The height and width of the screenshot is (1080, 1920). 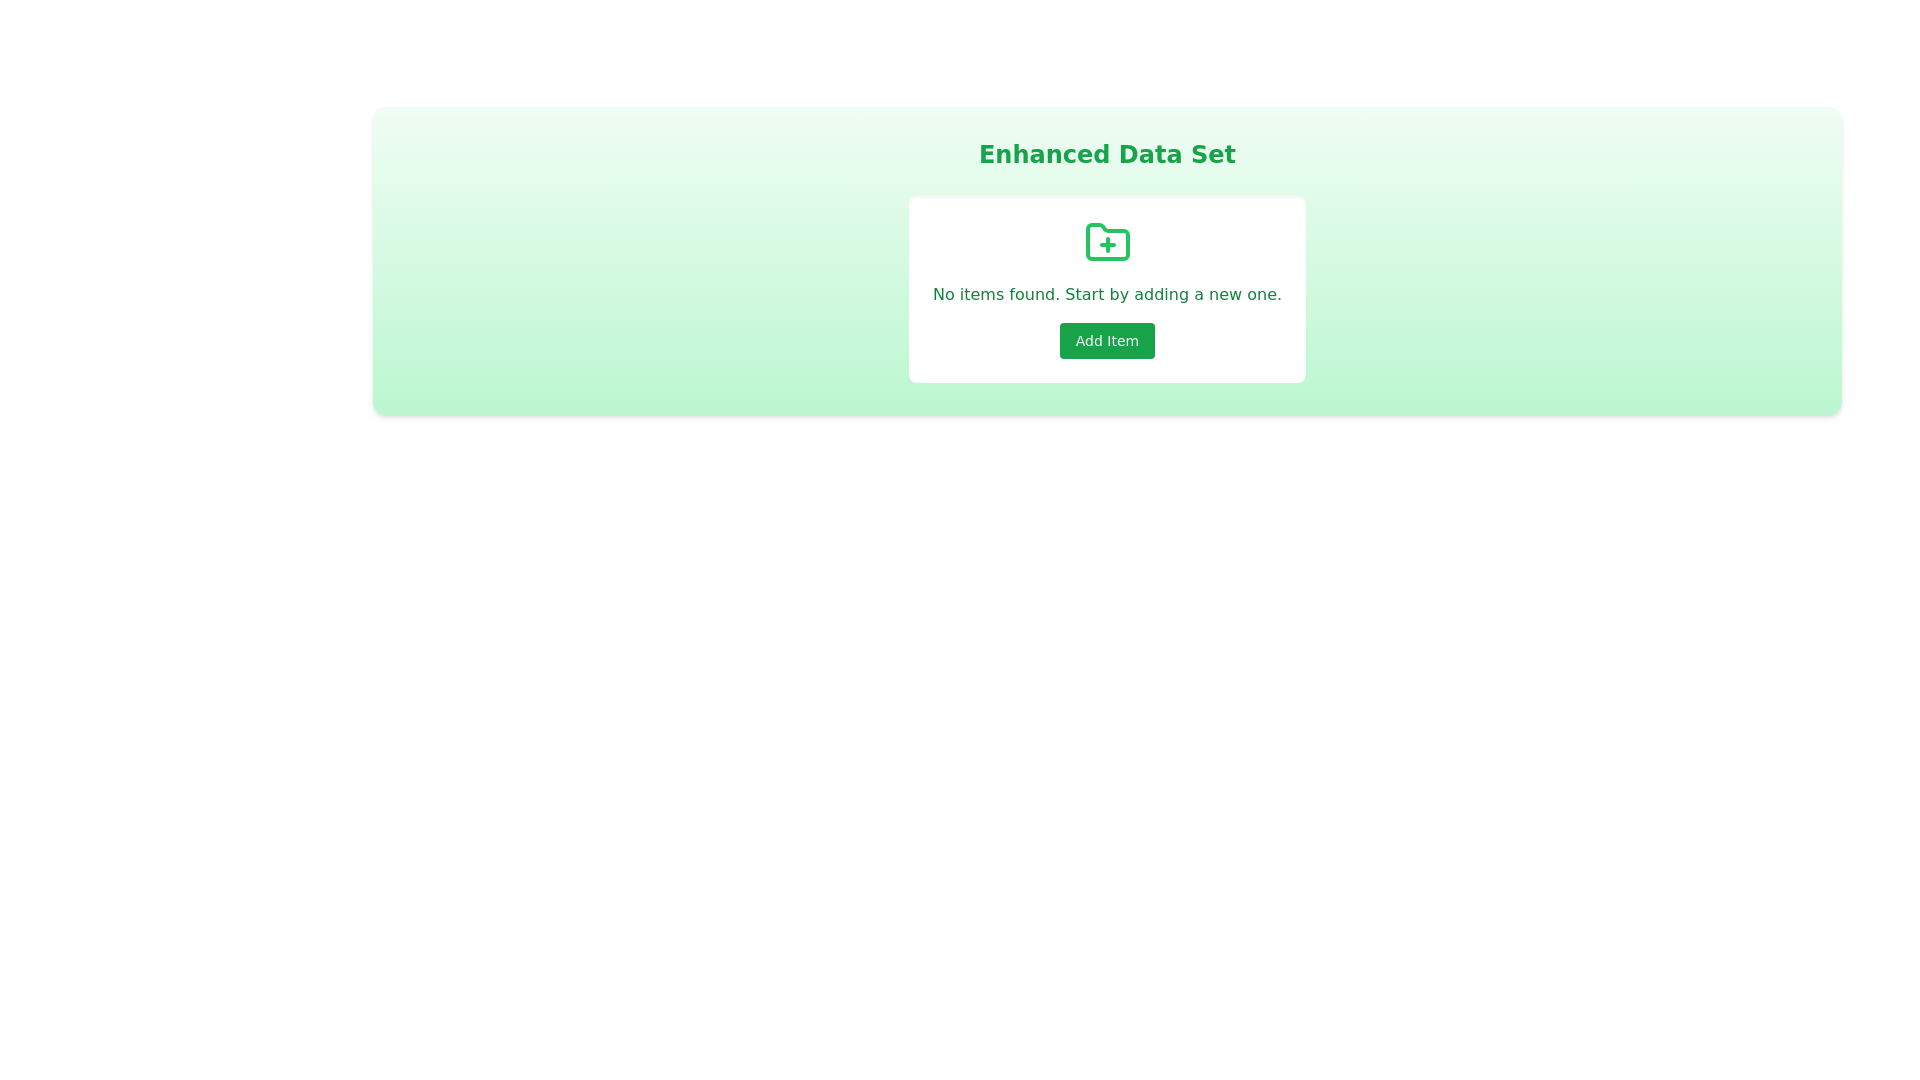 I want to click on the green folder icon with a plus sign in the middle, located above the 'No items found. Start by adding a new one.' text and directly above the 'Add Item' button, so click(x=1106, y=242).